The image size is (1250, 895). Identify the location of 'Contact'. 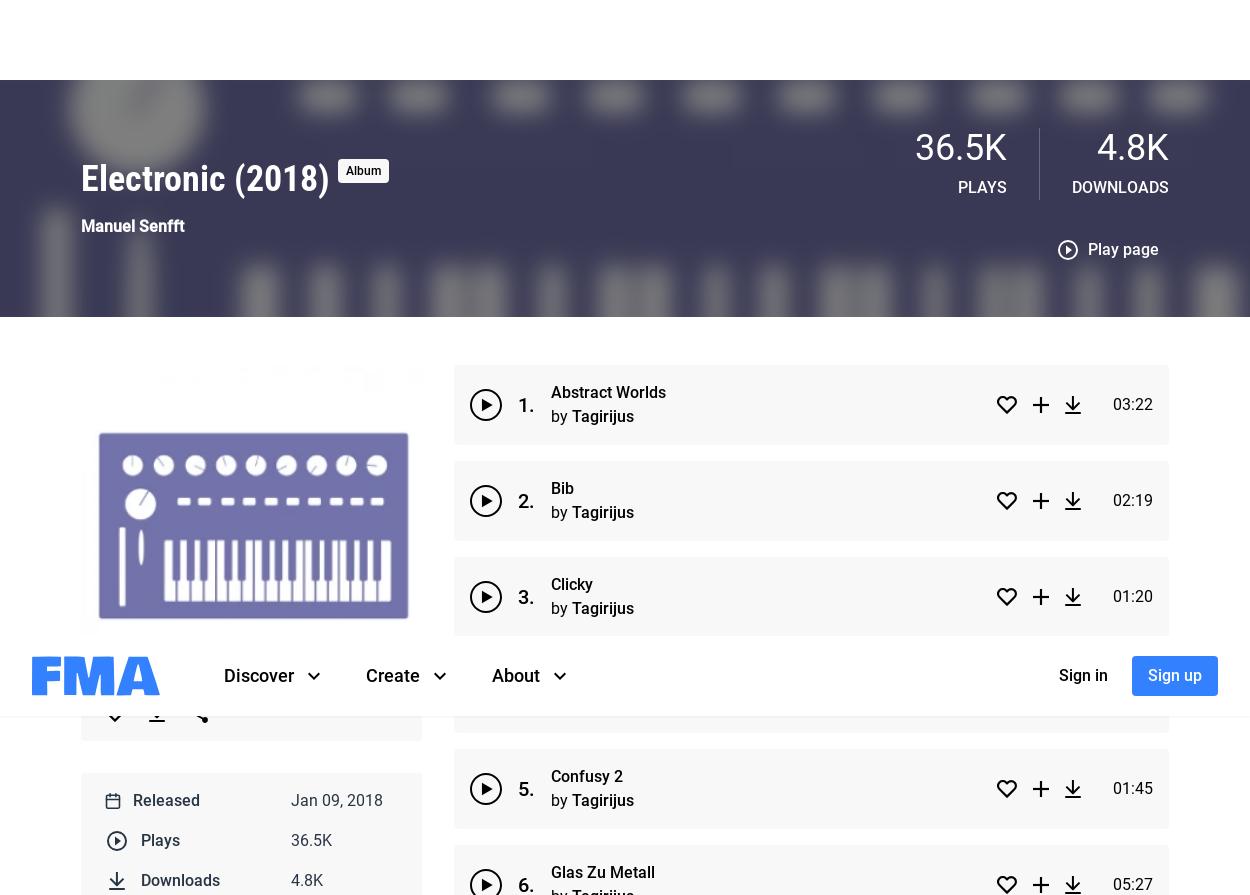
(443, 321).